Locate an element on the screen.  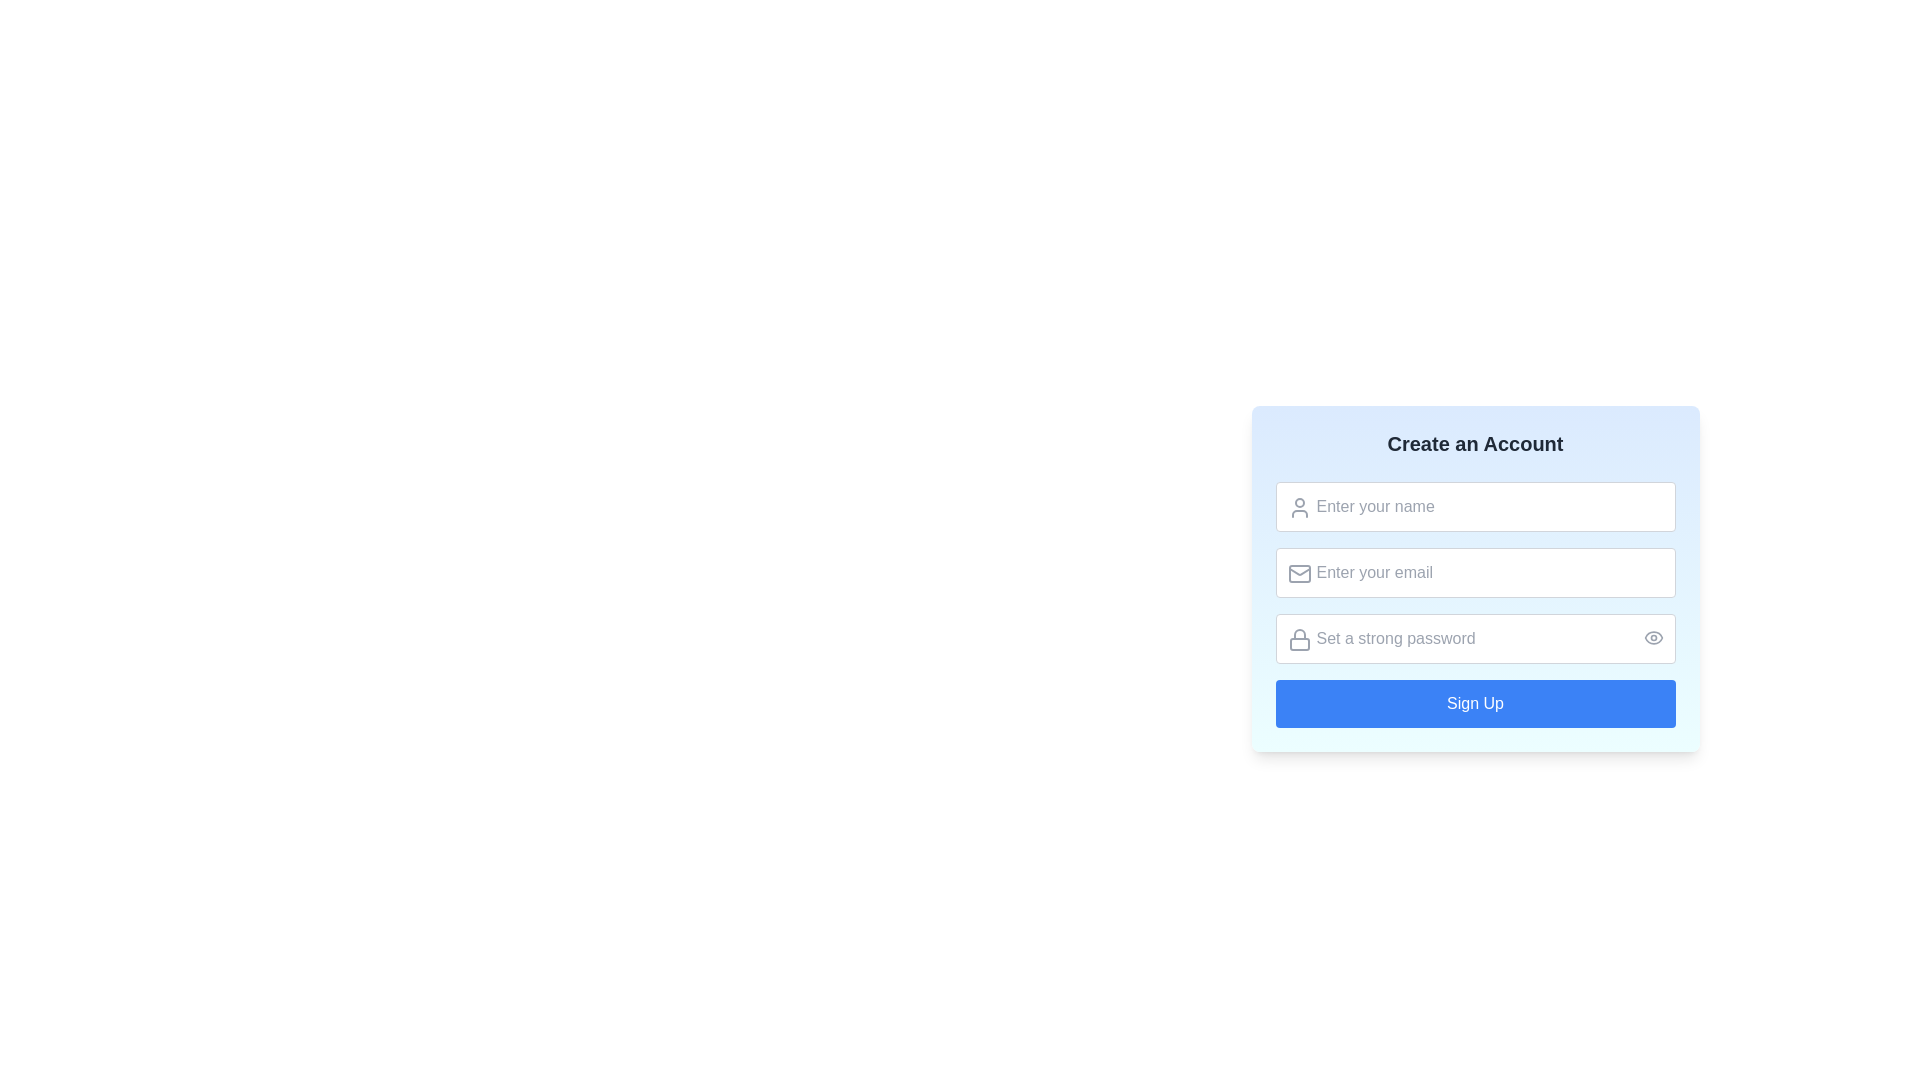
the email input field icon located to the left of the 'Enter your email' input field is located at coordinates (1299, 574).